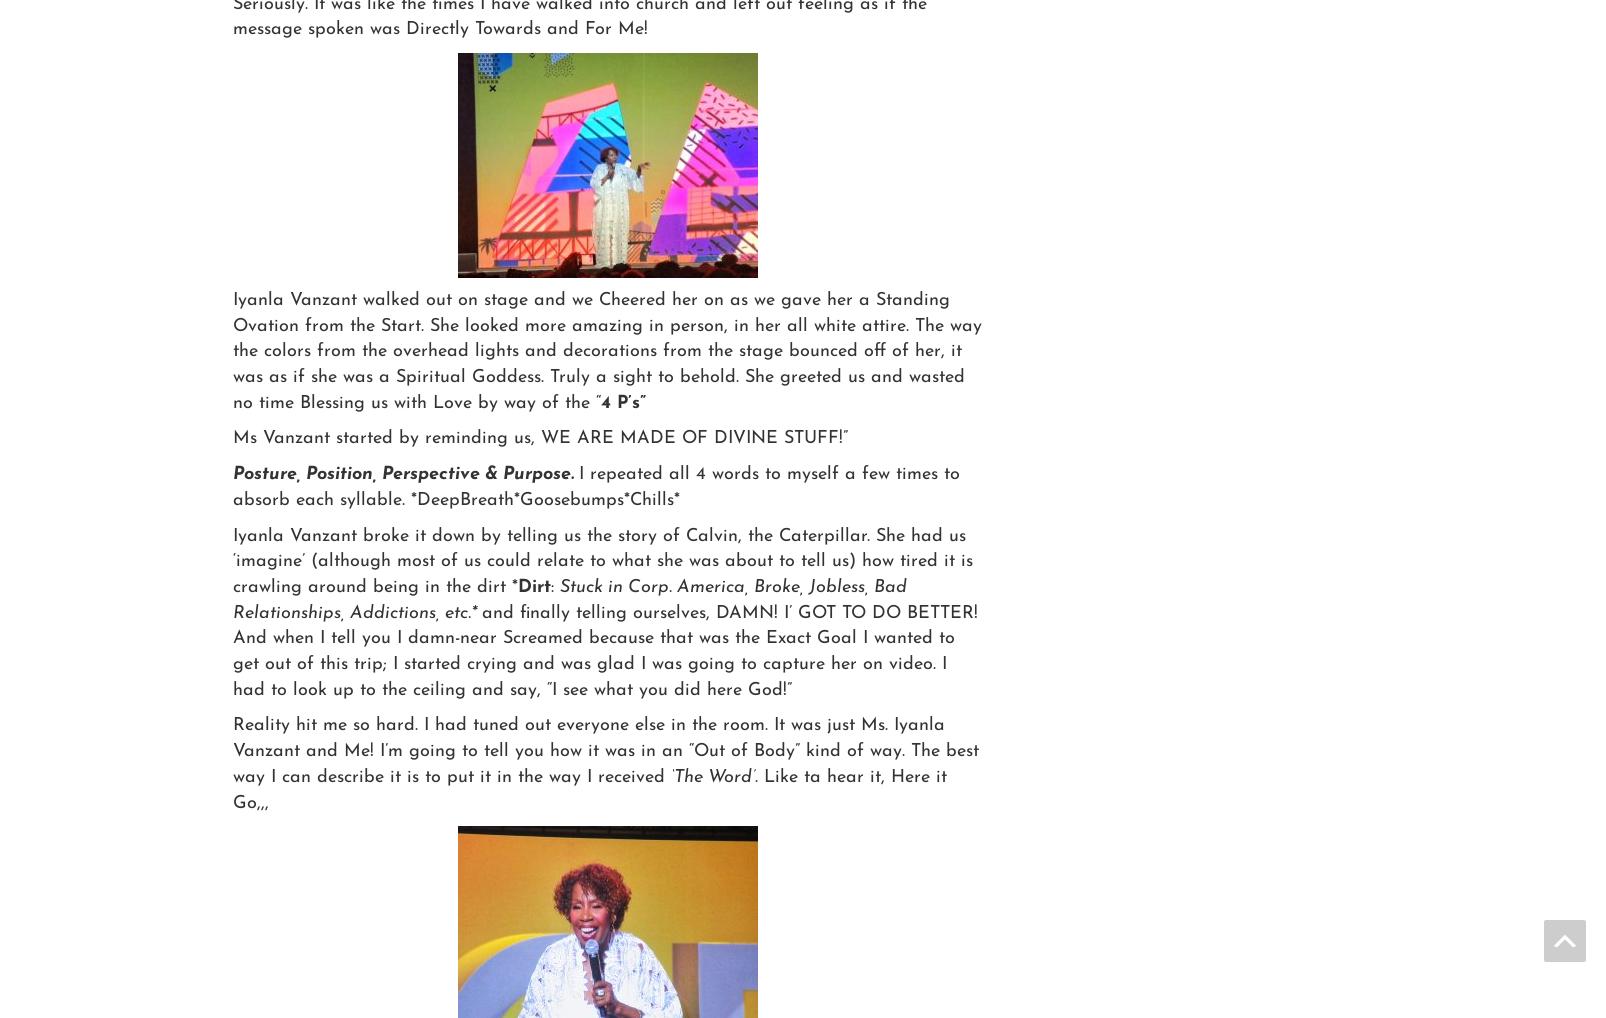  I want to click on 'Position, Perspective & Purpose.', so click(300, 474).